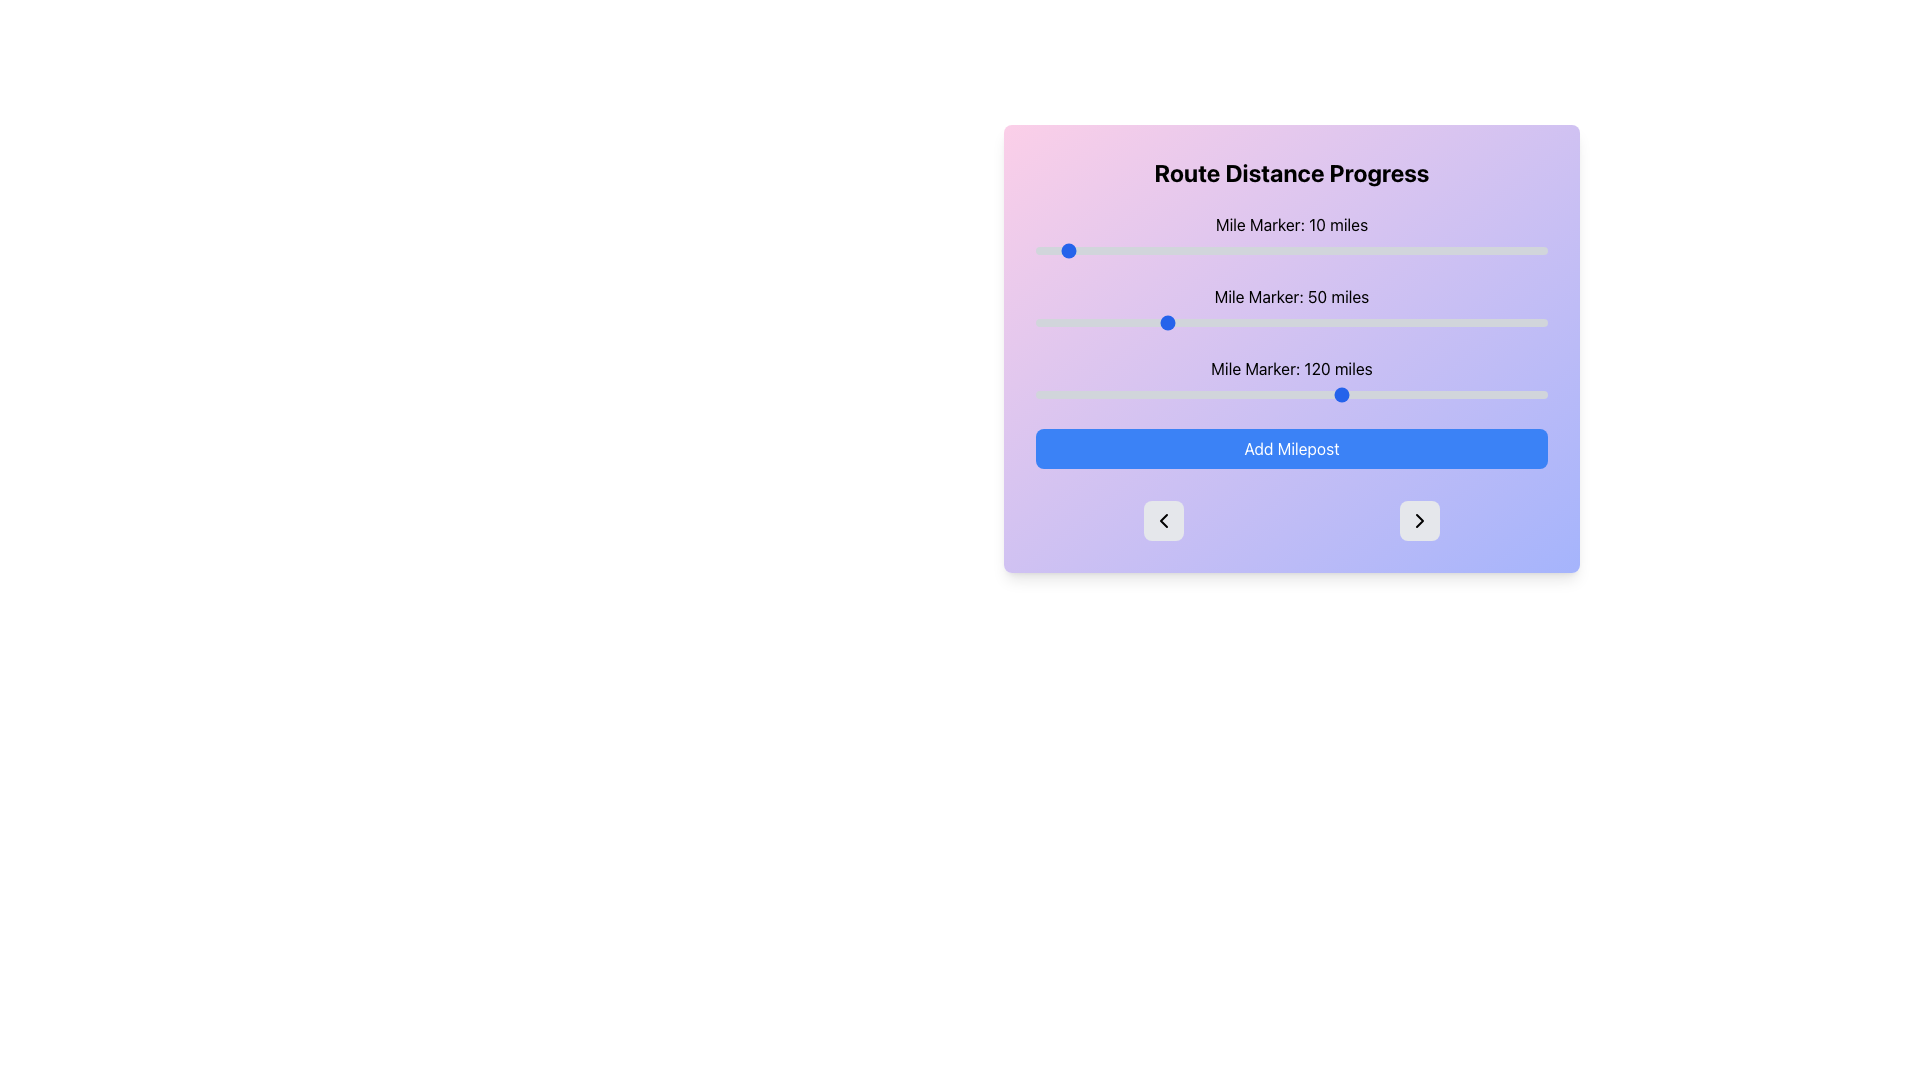 The height and width of the screenshot is (1080, 1920). I want to click on the right-facing chevron icon embedded in the gray rounded rectangular button to trigger a visual response, so click(1419, 519).